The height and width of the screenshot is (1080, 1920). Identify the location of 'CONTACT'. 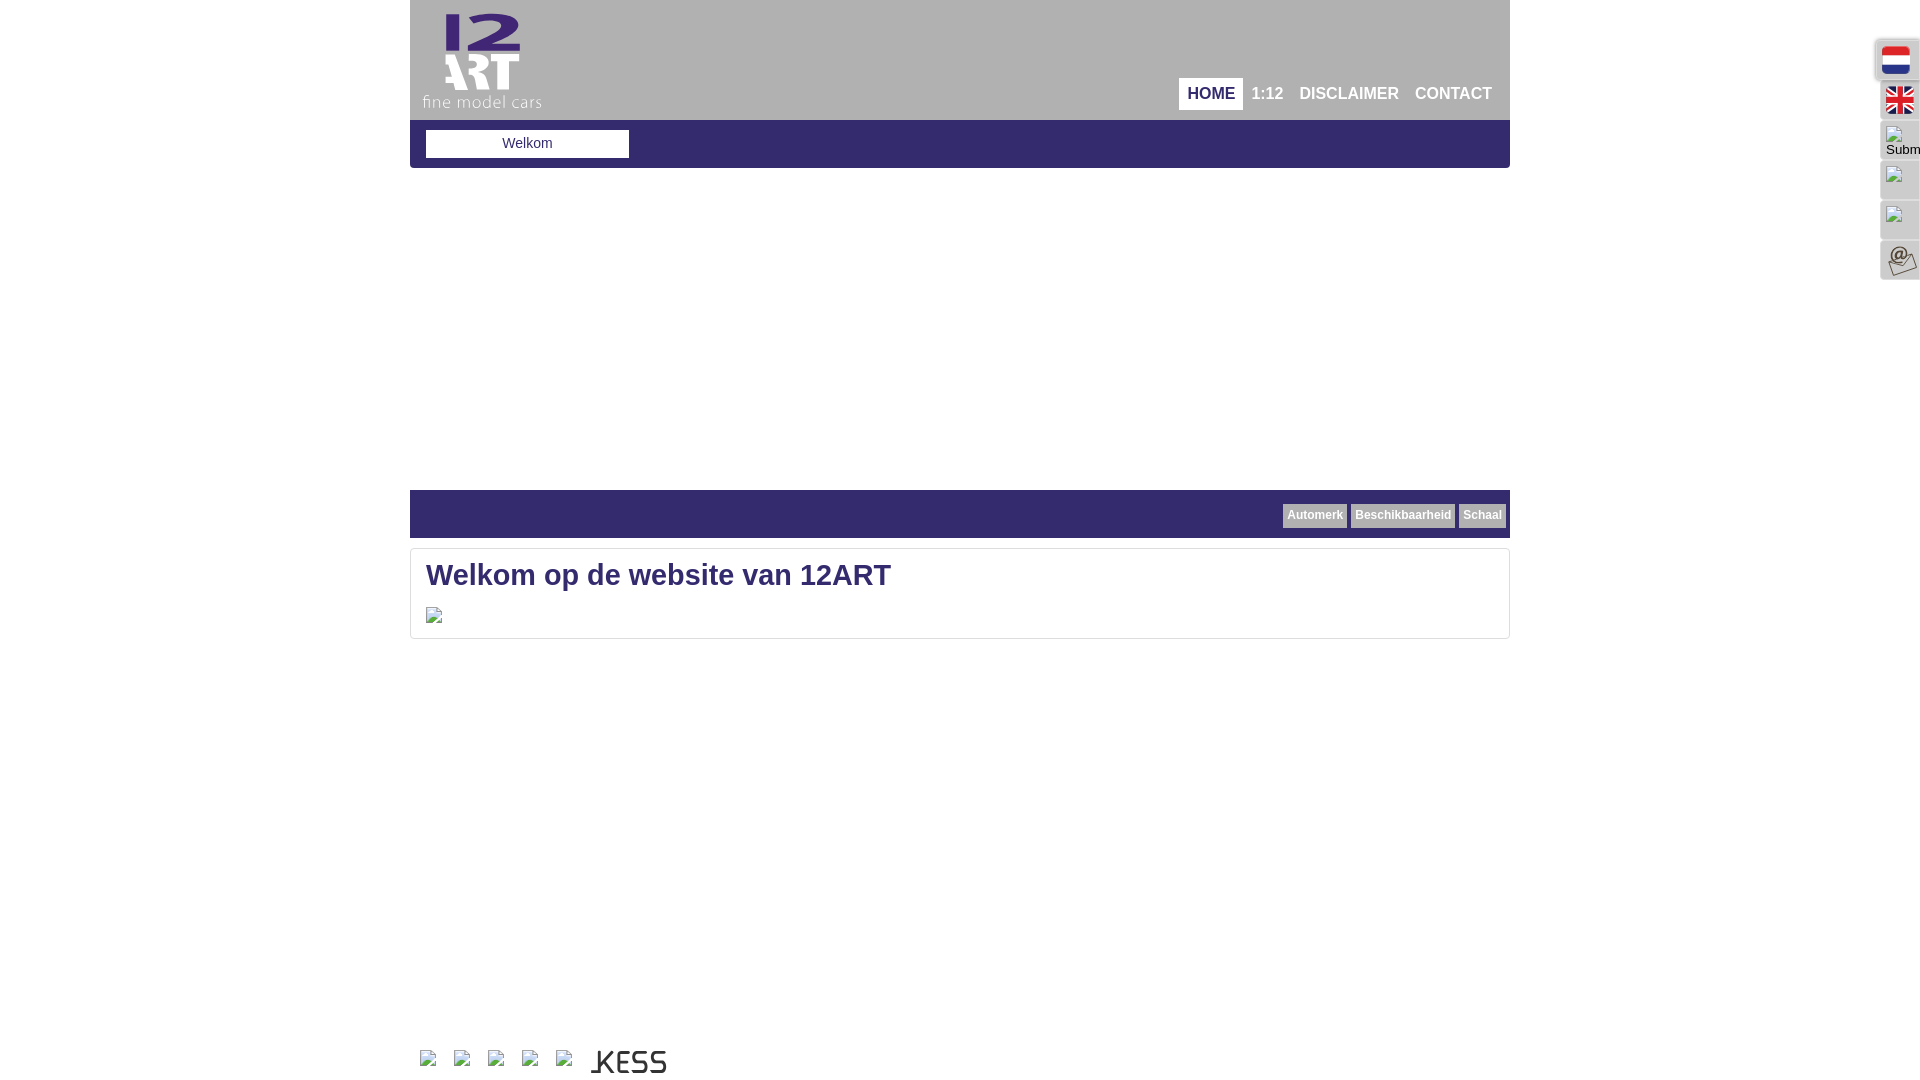
(1453, 93).